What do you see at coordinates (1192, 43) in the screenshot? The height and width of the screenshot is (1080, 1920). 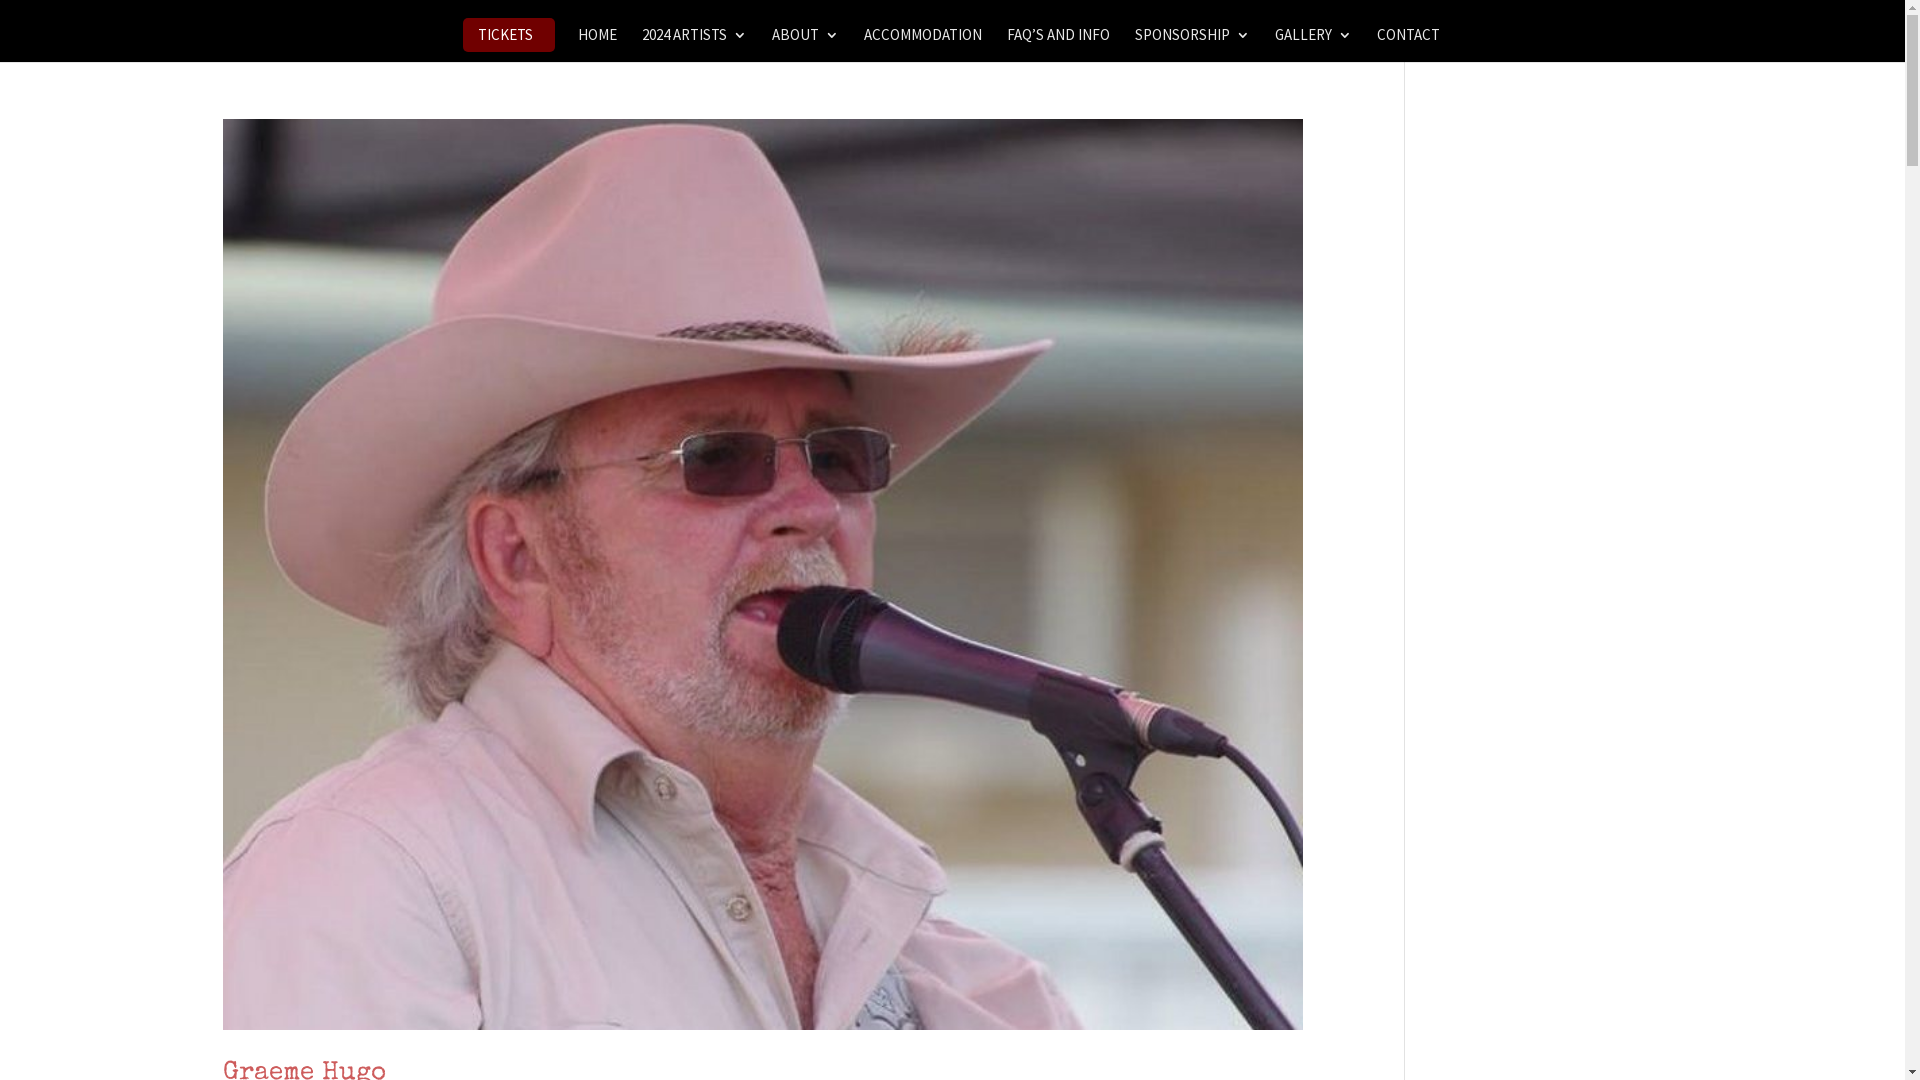 I see `'SPONSORSHIP'` at bounding box center [1192, 43].